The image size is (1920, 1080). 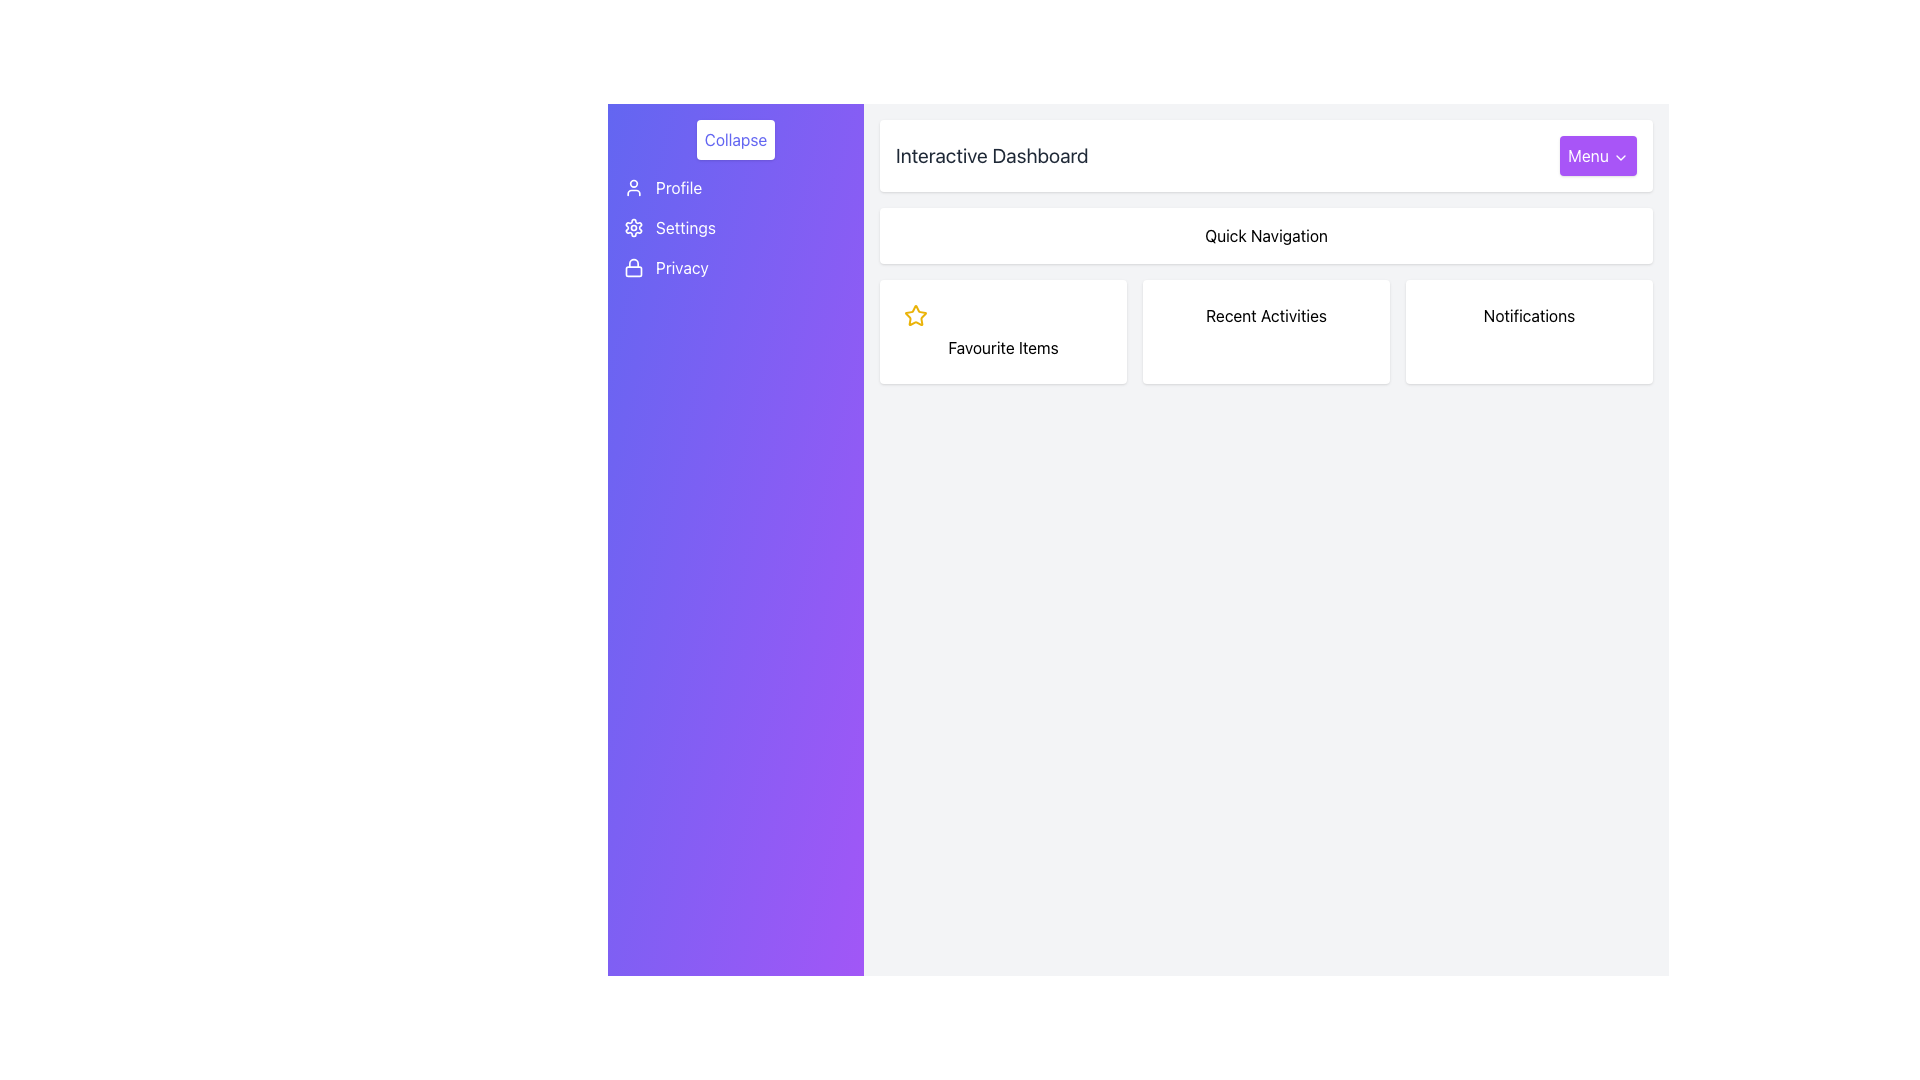 What do you see at coordinates (915, 315) in the screenshot?
I see `the star icon located in the top-left section of the 'Favourite Items' card, which is used for favoriting or highlighting items` at bounding box center [915, 315].